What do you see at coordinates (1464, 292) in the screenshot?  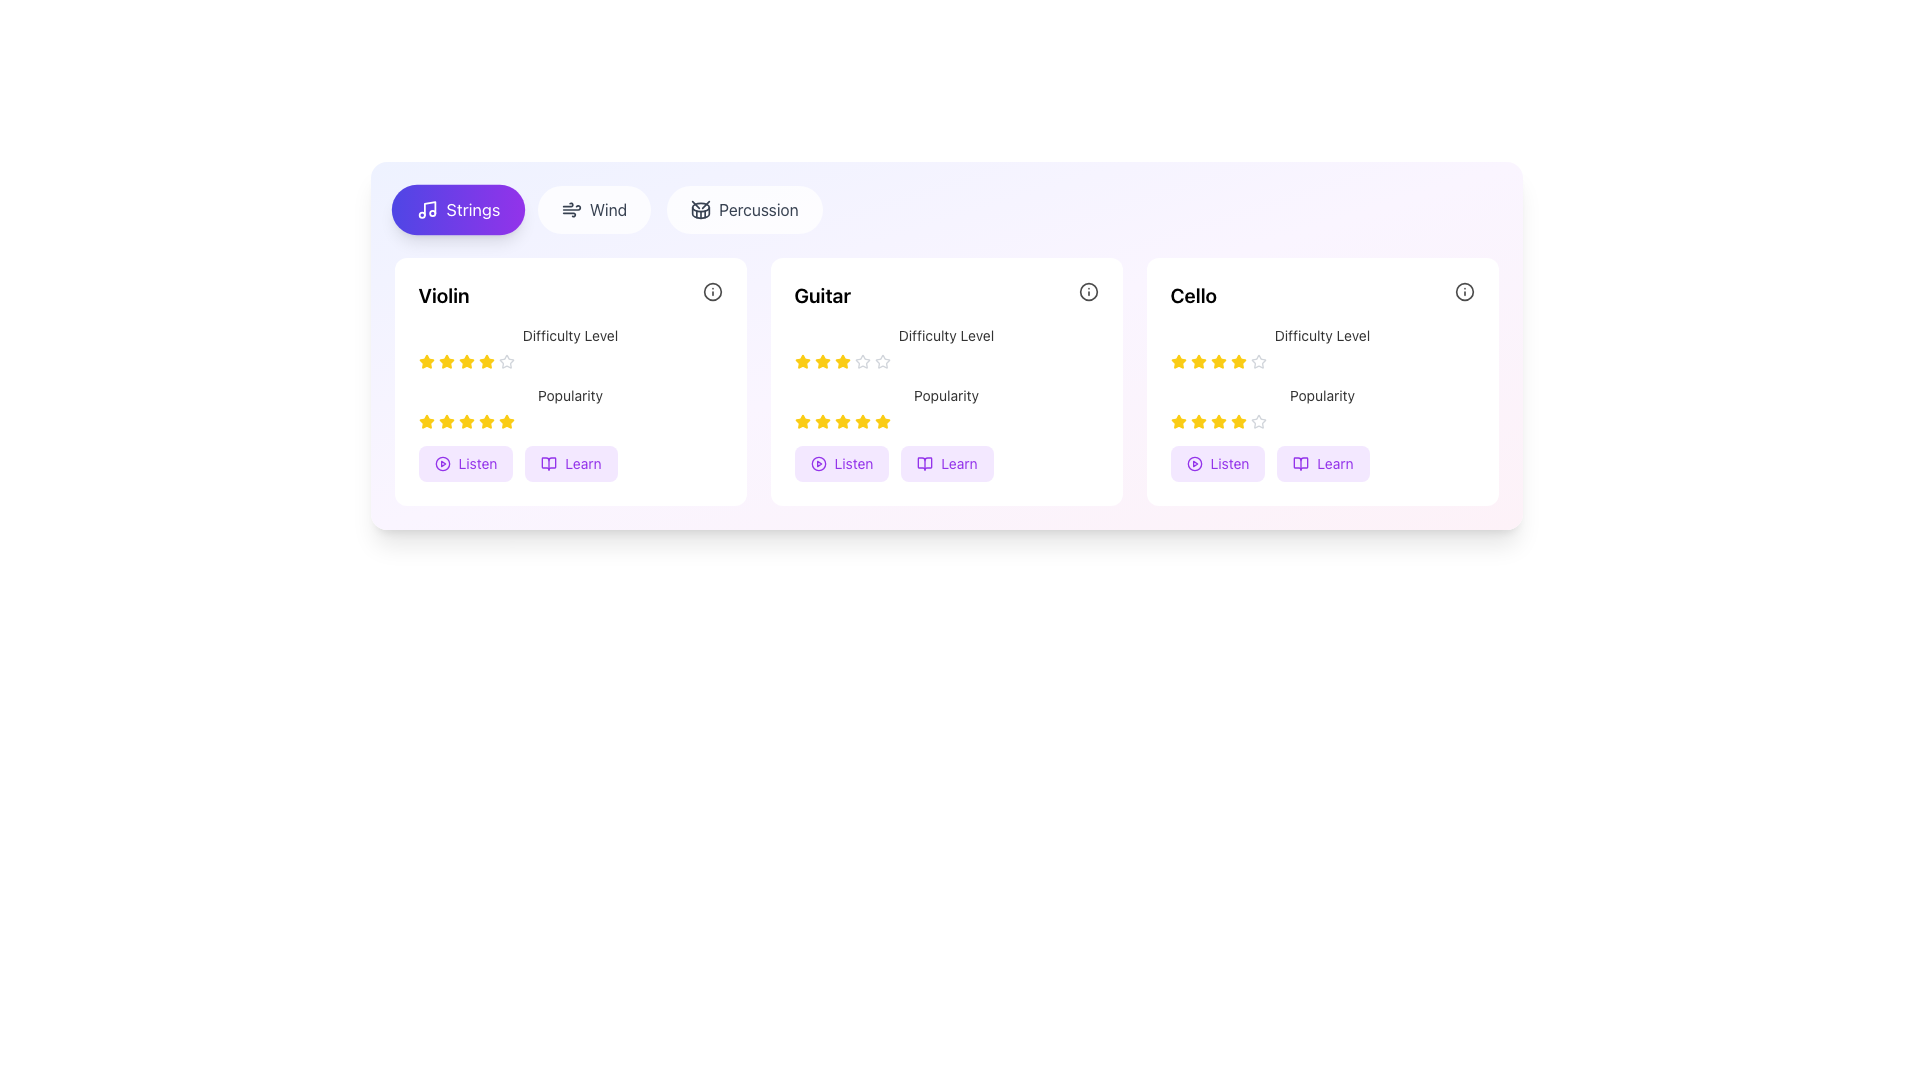 I see `the SVG circle shape located at the top-right corner of the Cello section, which is the innermost shape of the informational icon` at bounding box center [1464, 292].